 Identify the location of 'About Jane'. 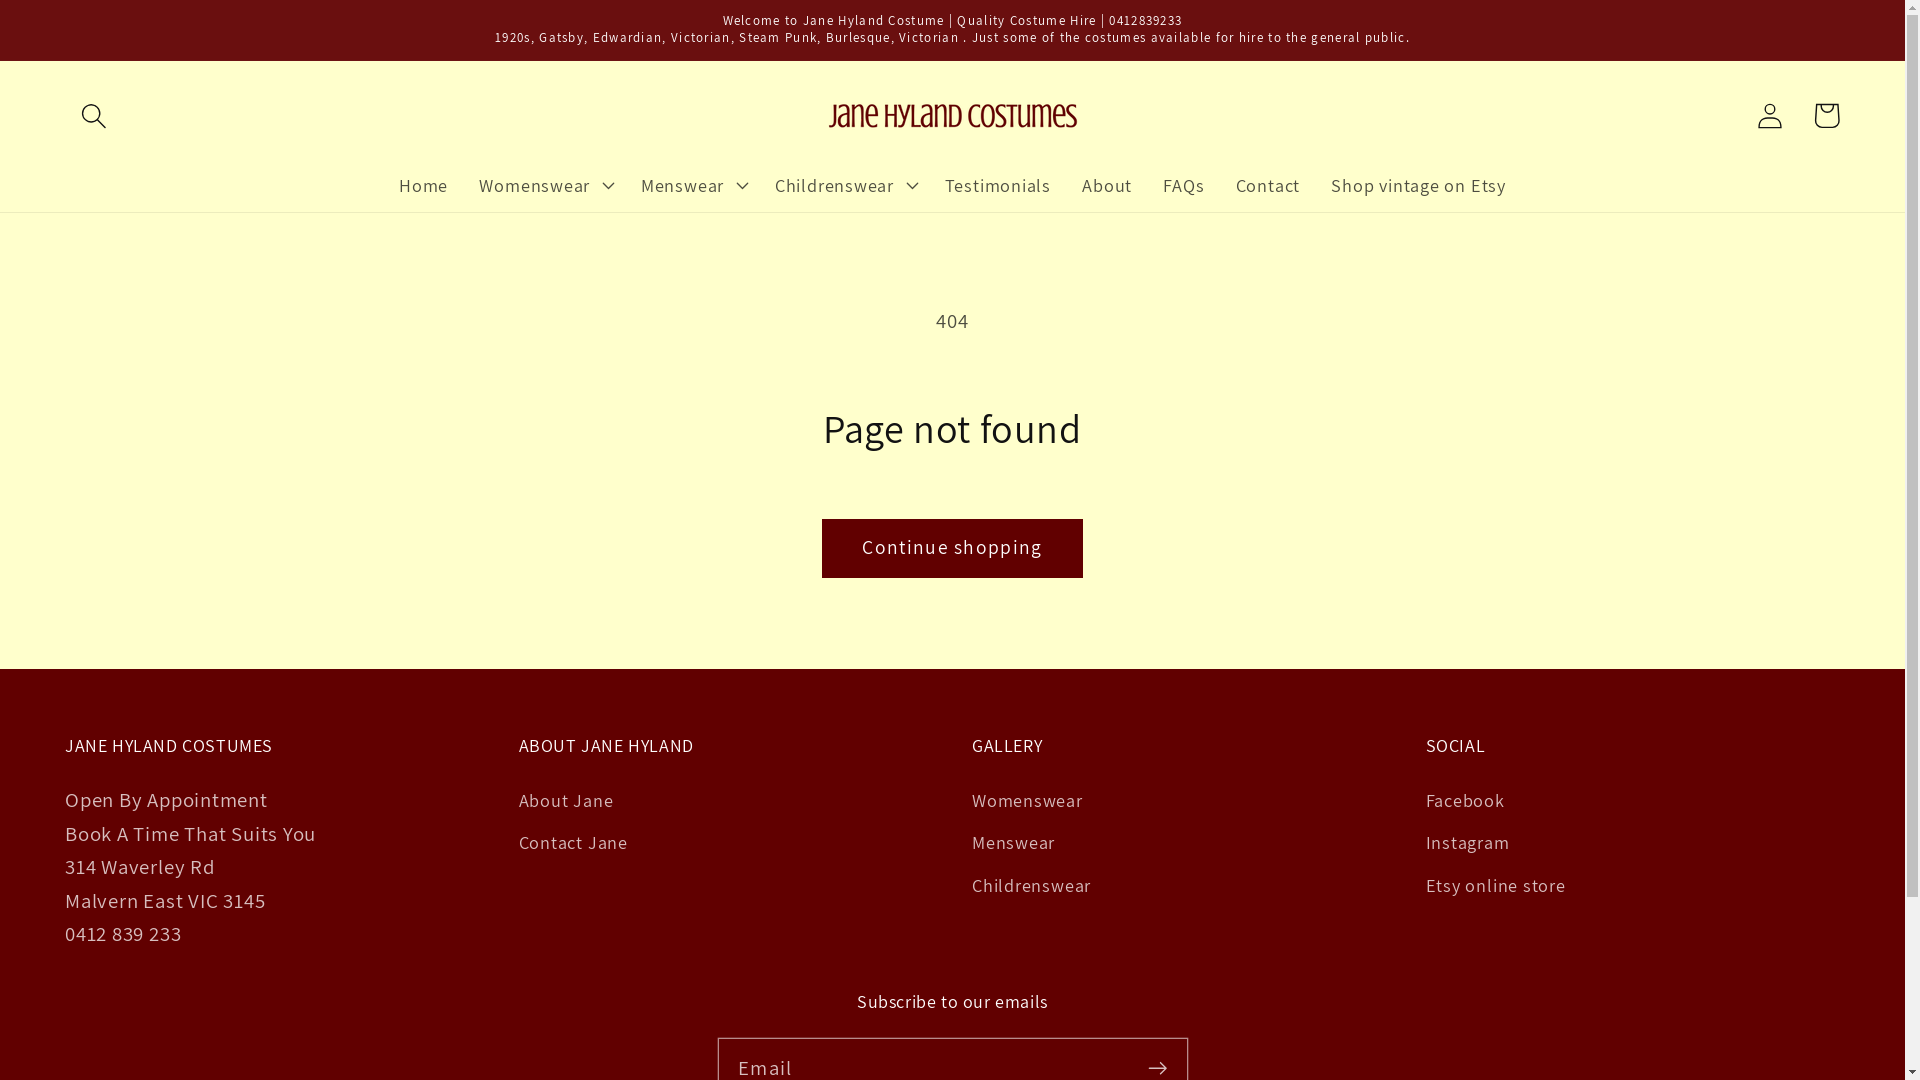
(564, 802).